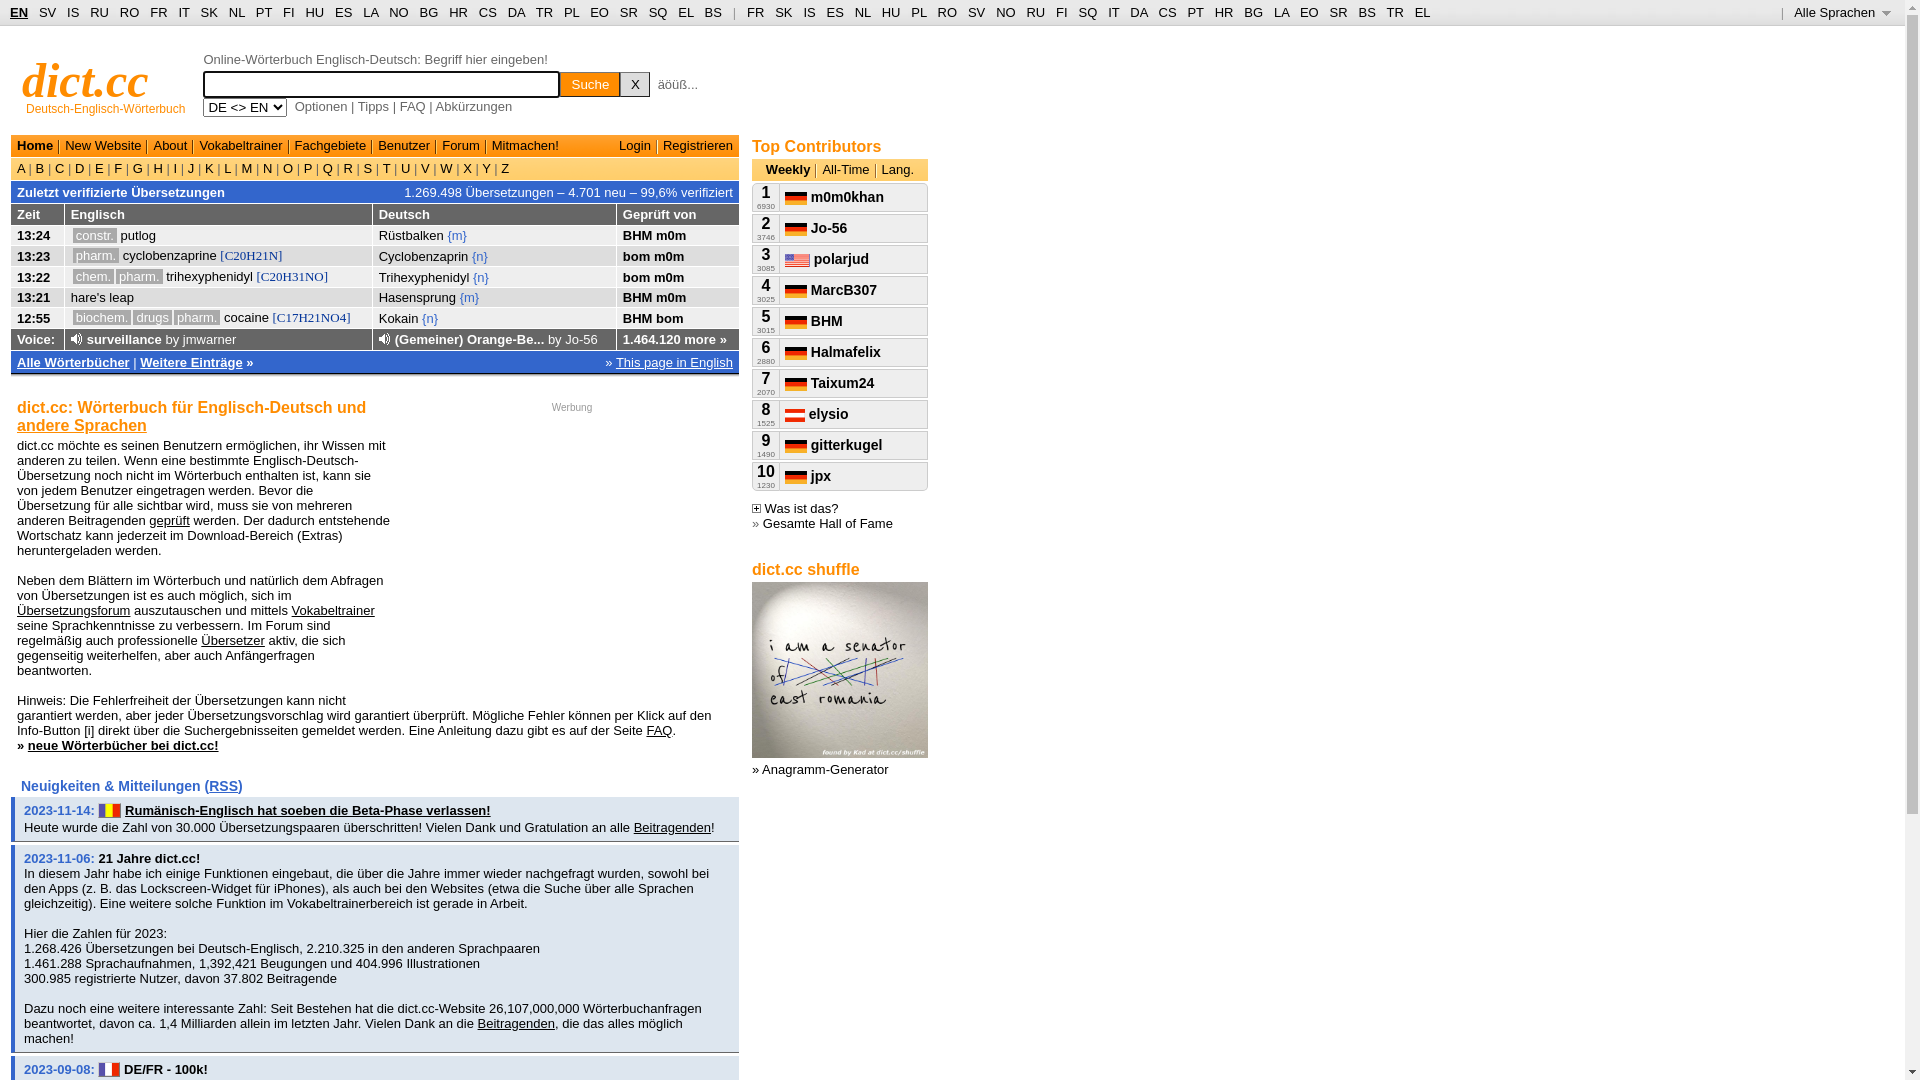 The width and height of the screenshot is (1920, 1080). Describe the element at coordinates (402, 144) in the screenshot. I see `'Benutzer'` at that location.